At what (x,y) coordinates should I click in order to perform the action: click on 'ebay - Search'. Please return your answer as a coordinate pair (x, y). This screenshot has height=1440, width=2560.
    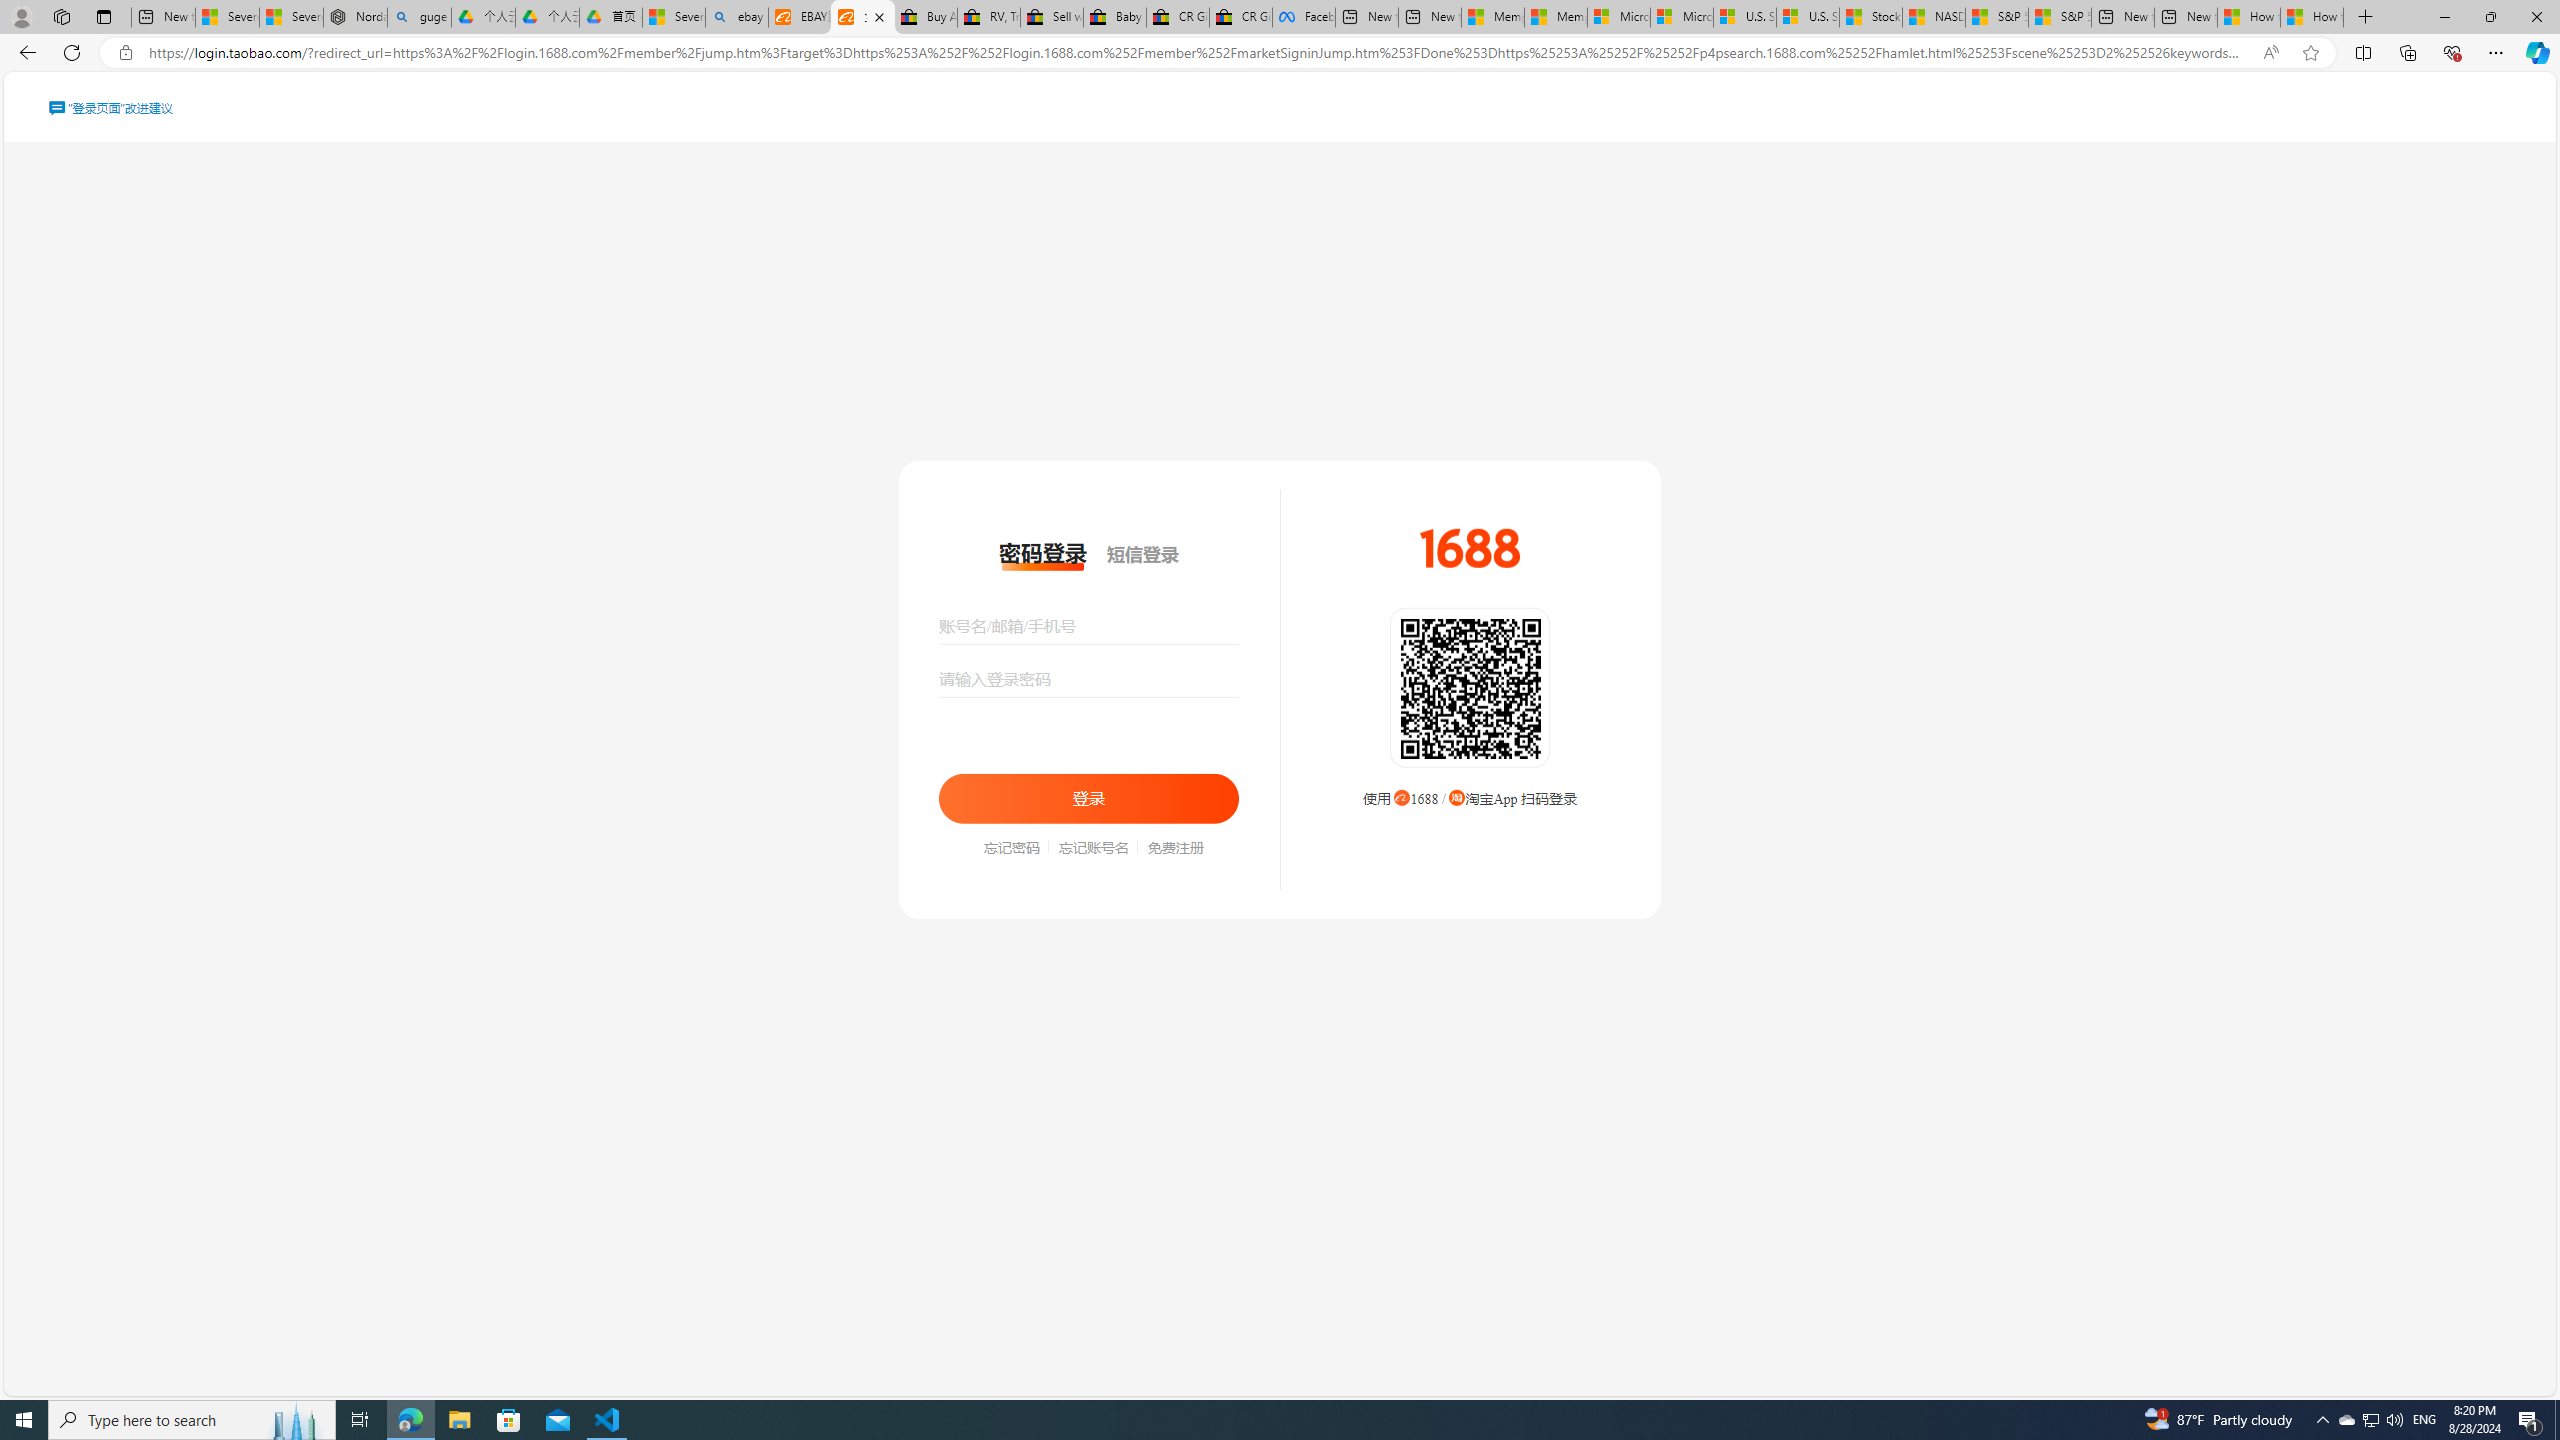
    Looking at the image, I should click on (737, 16).